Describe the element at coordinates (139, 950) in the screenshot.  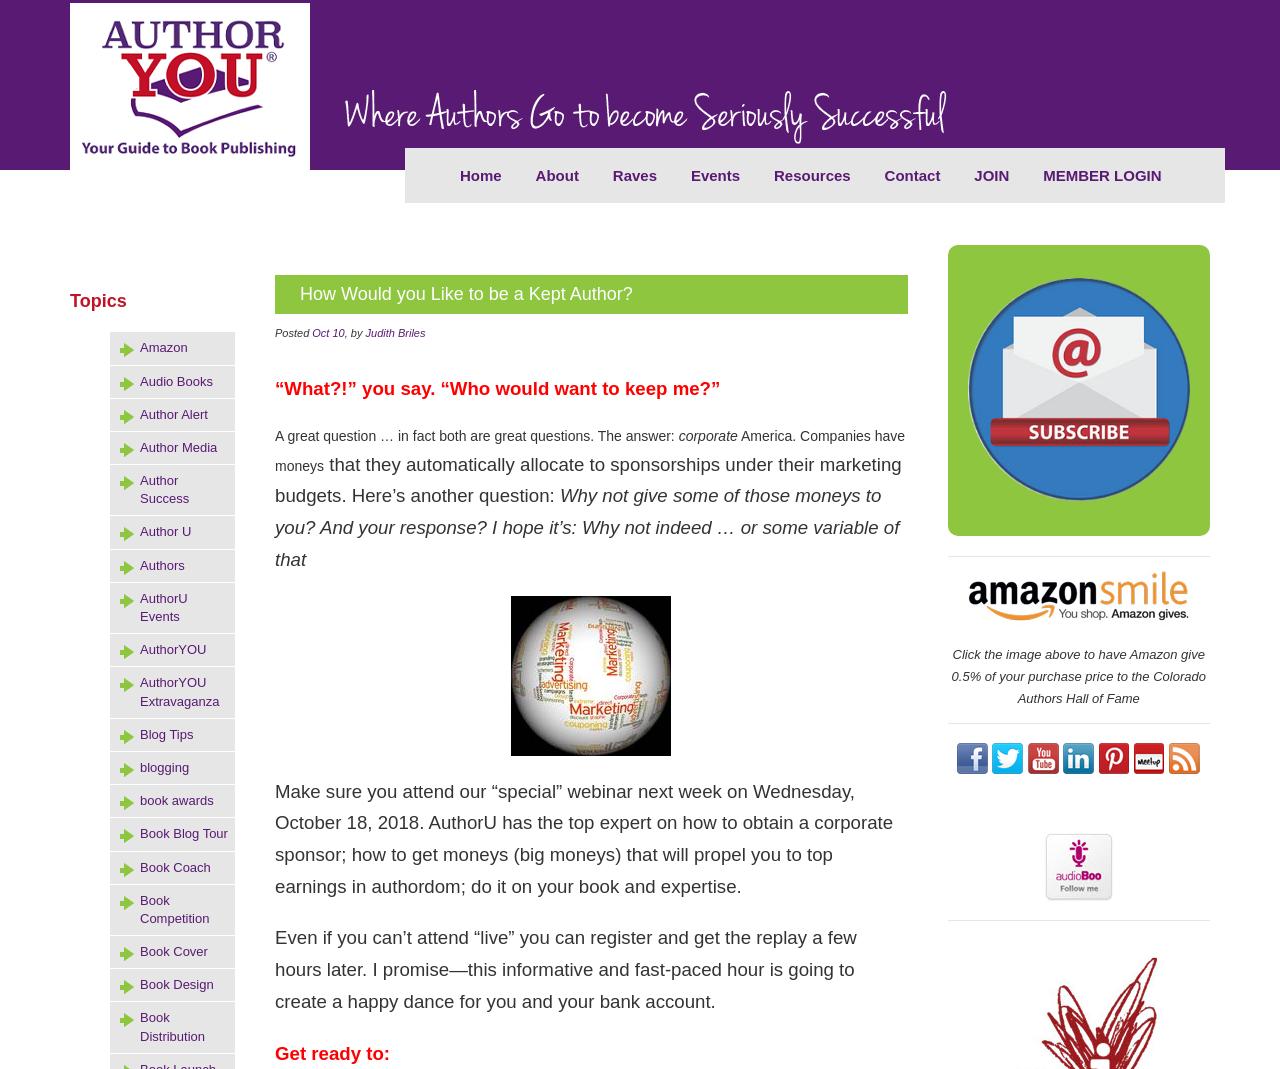
I see `'Book Cover'` at that location.